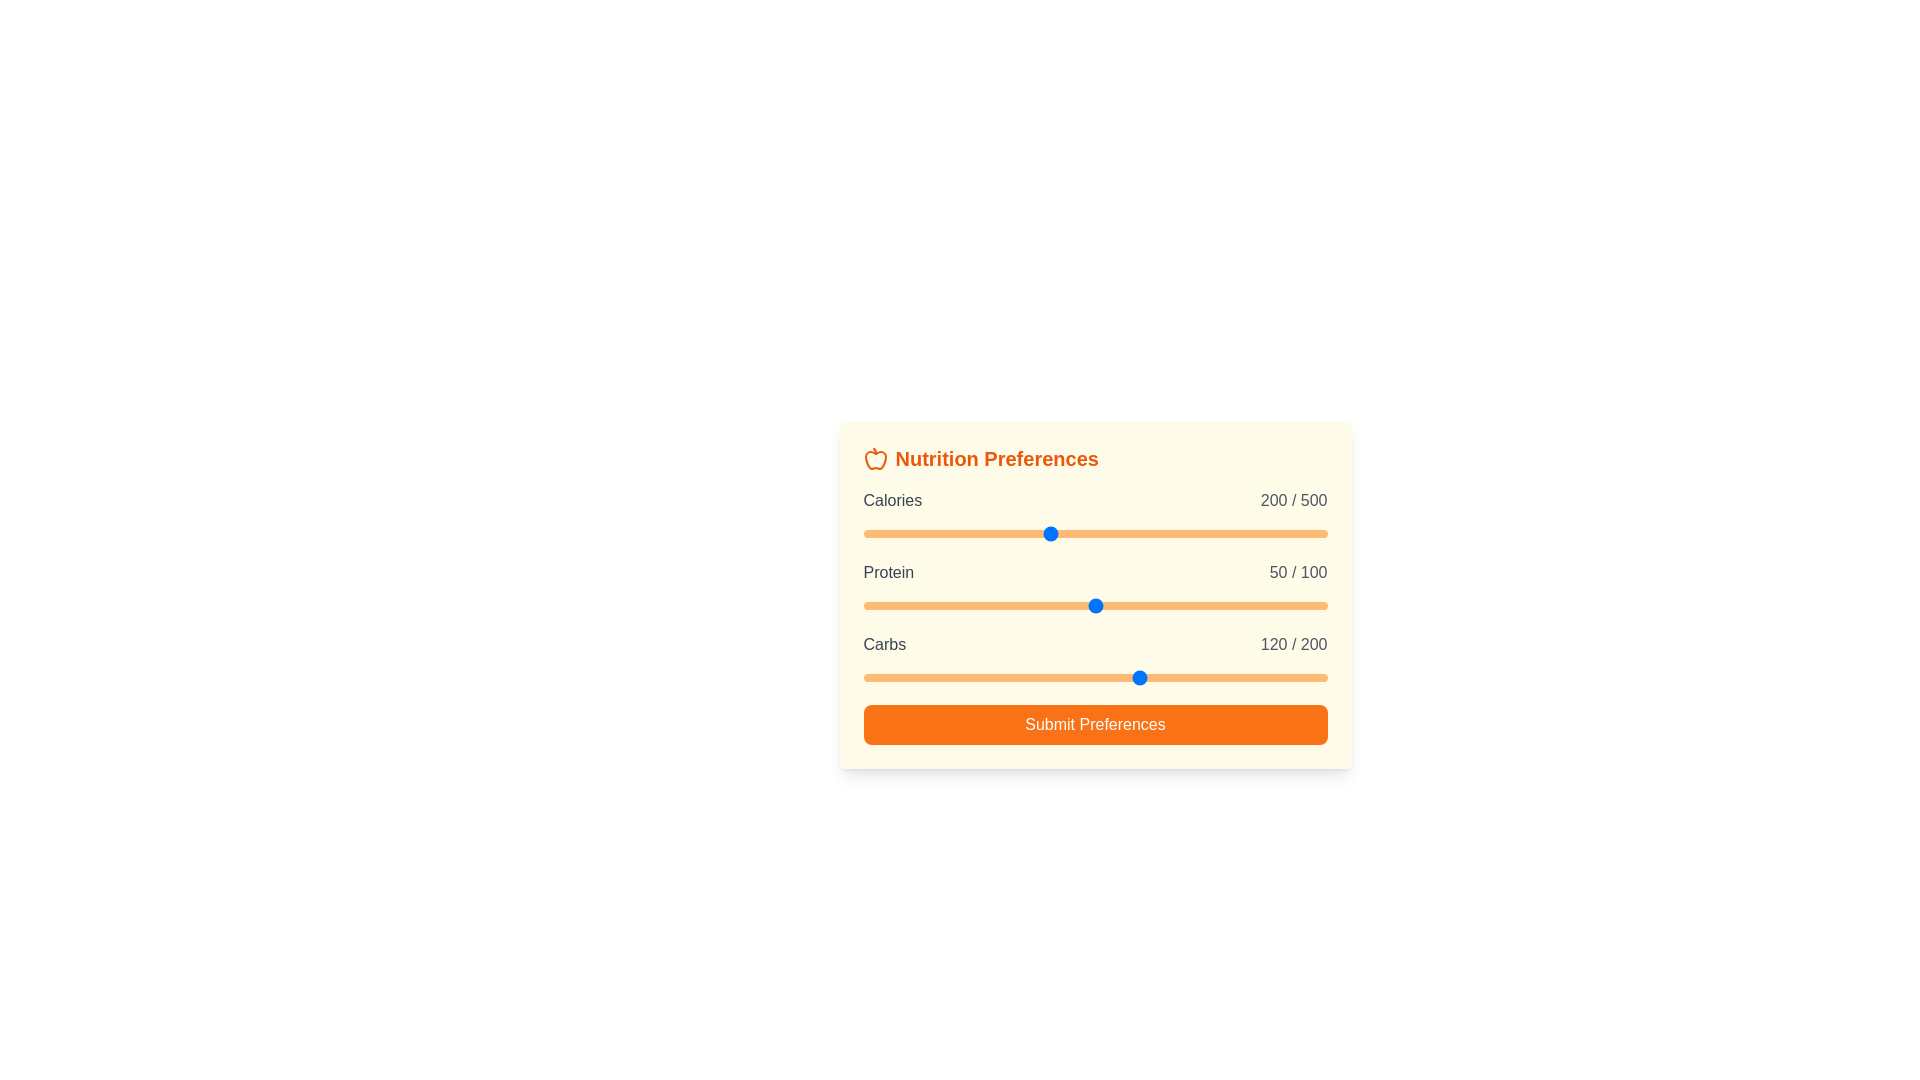  What do you see at coordinates (887, 573) in the screenshot?
I see `the text label displaying 'Protein' which is styled in gray color and appears in the 'Nutrition Preferences' section, located between the 'Calories' and 'Carbs' rows` at bounding box center [887, 573].